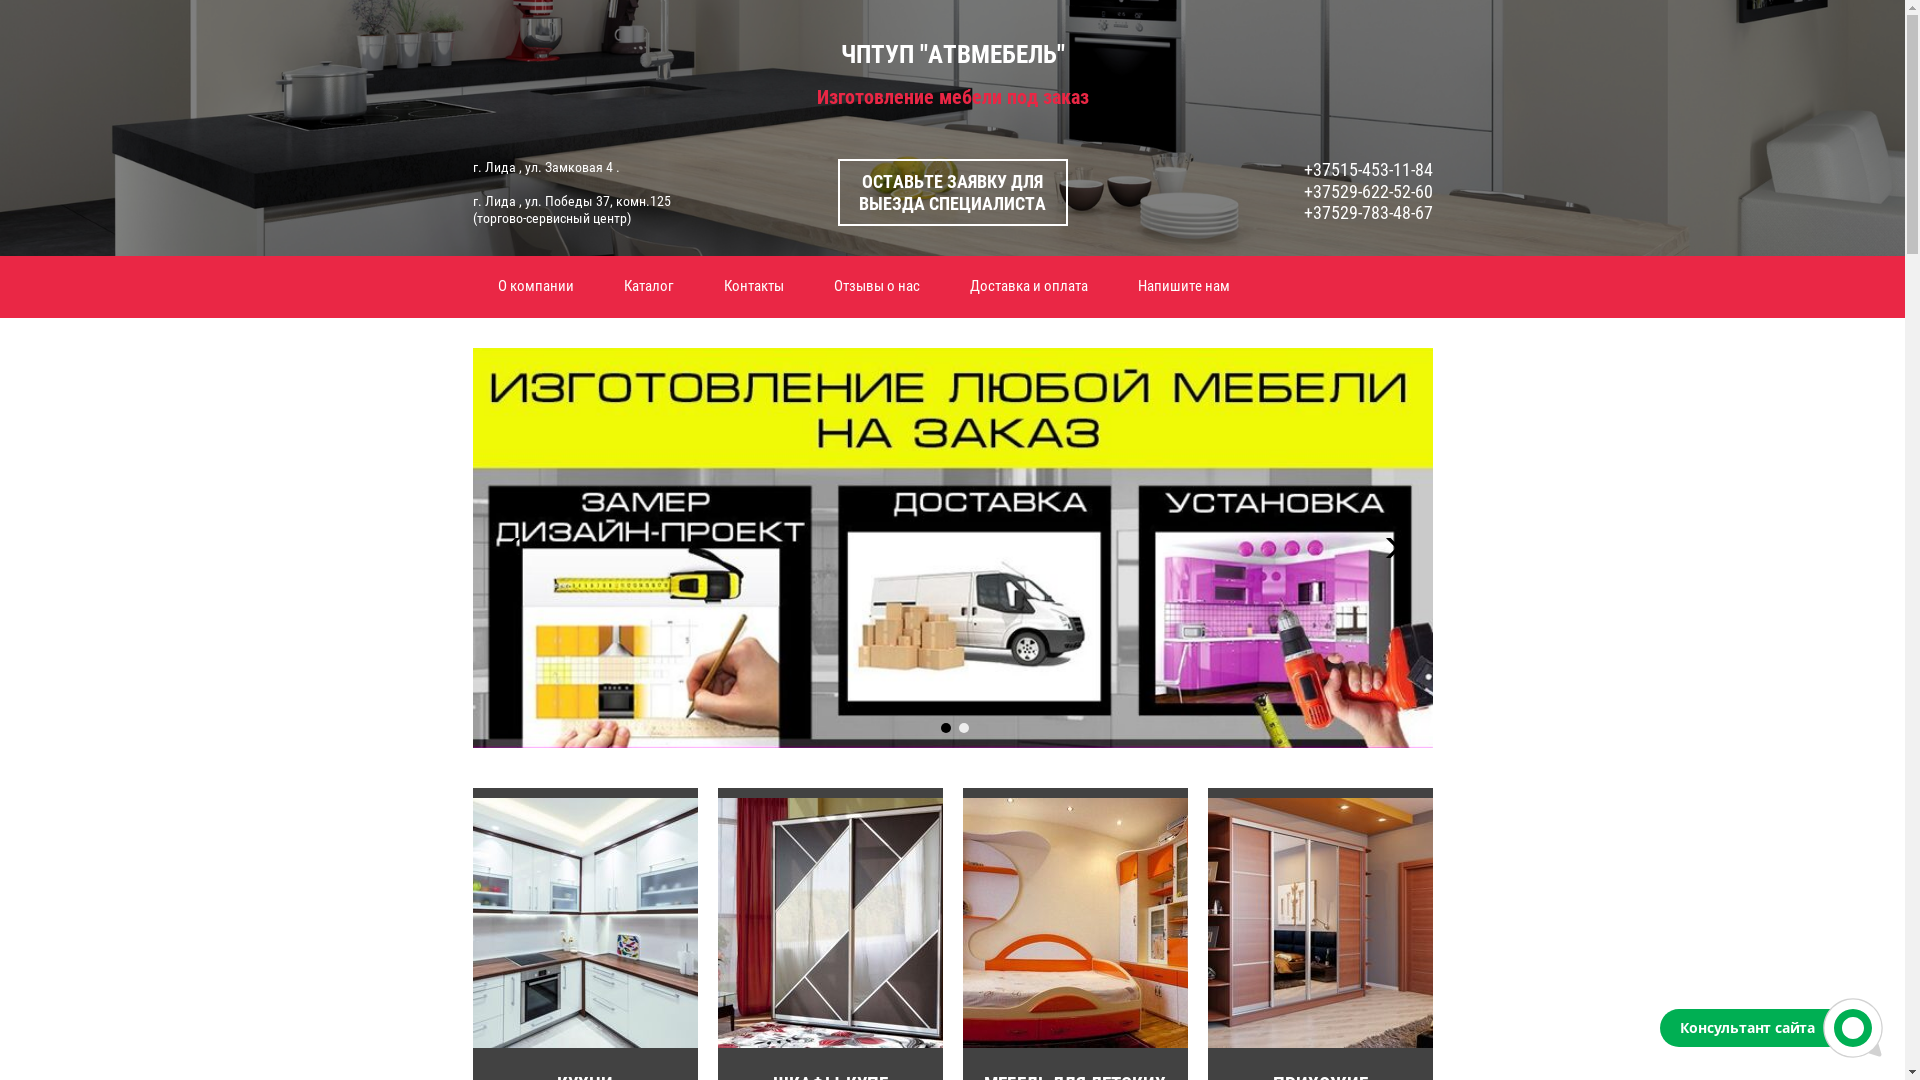  What do you see at coordinates (1367, 168) in the screenshot?
I see `'+37515-453-11-84'` at bounding box center [1367, 168].